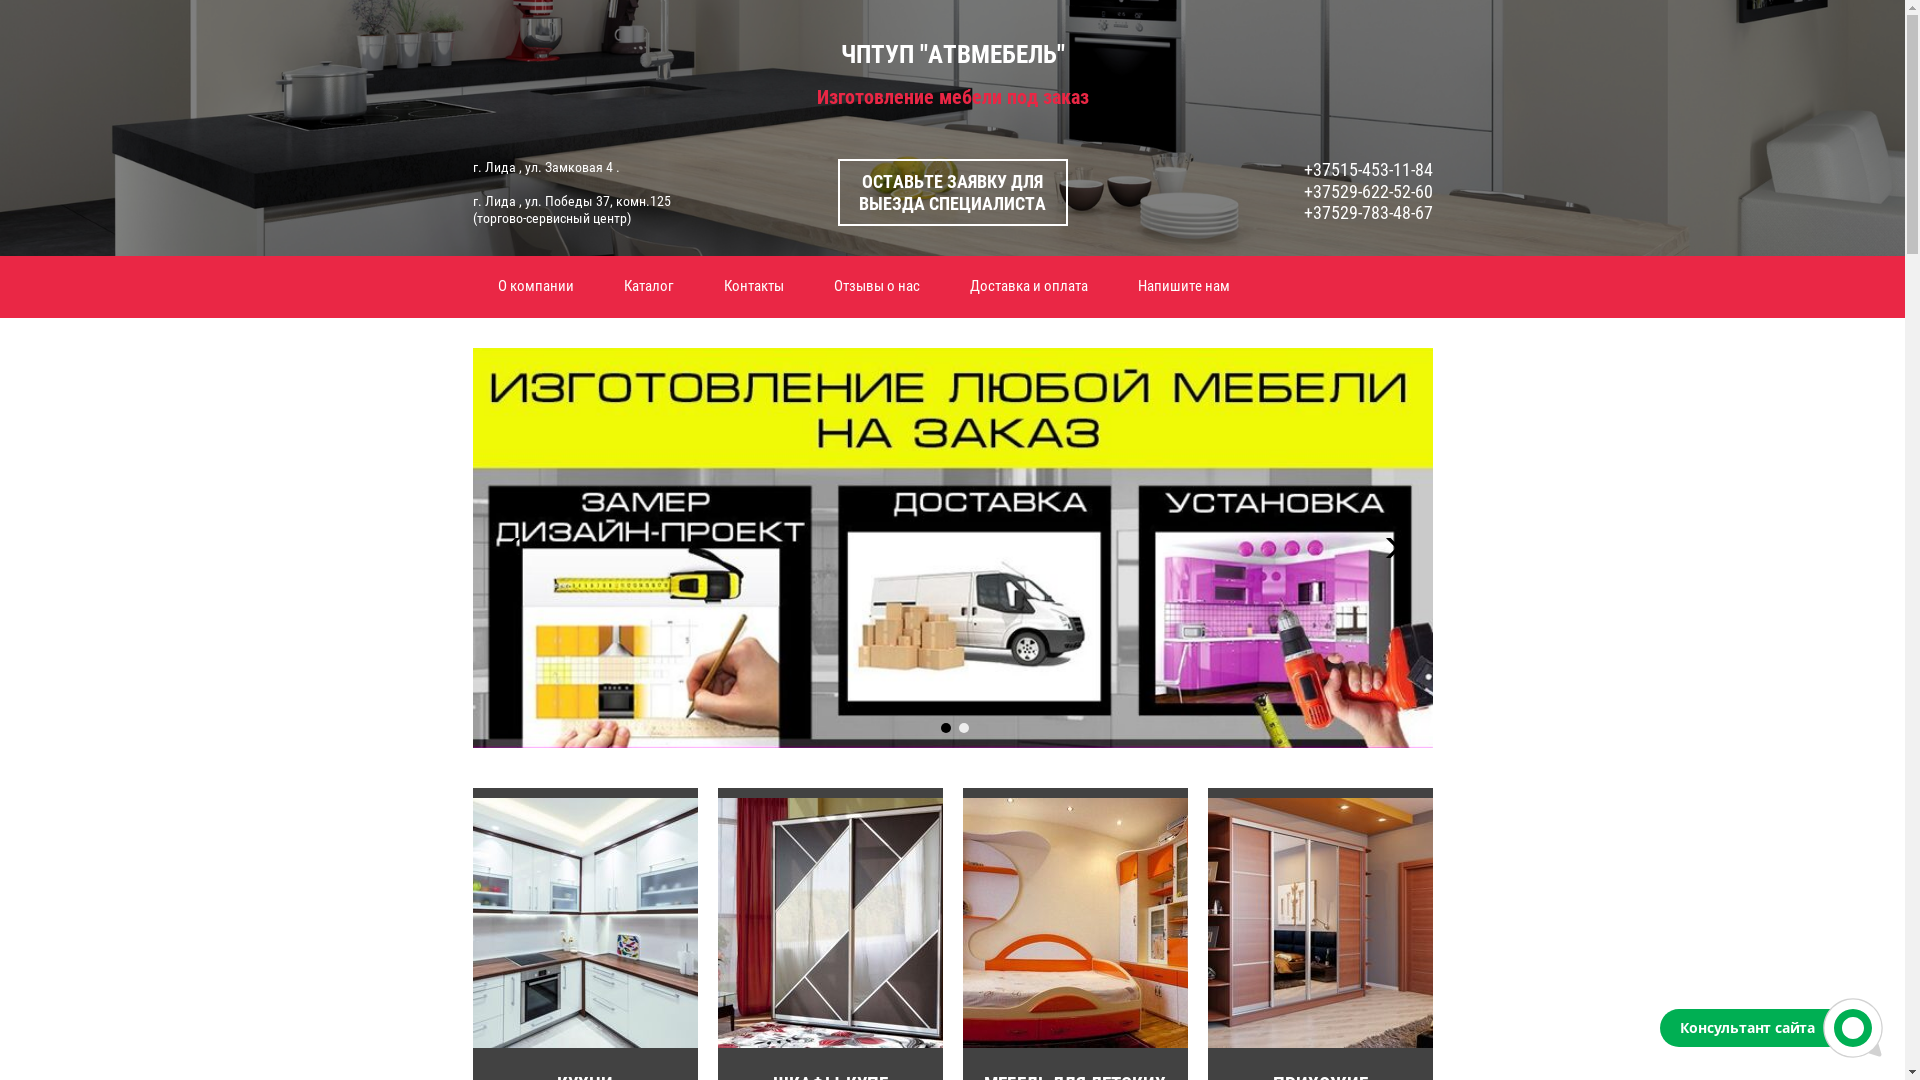  What do you see at coordinates (1367, 168) in the screenshot?
I see `'+37515-453-11-84'` at bounding box center [1367, 168].